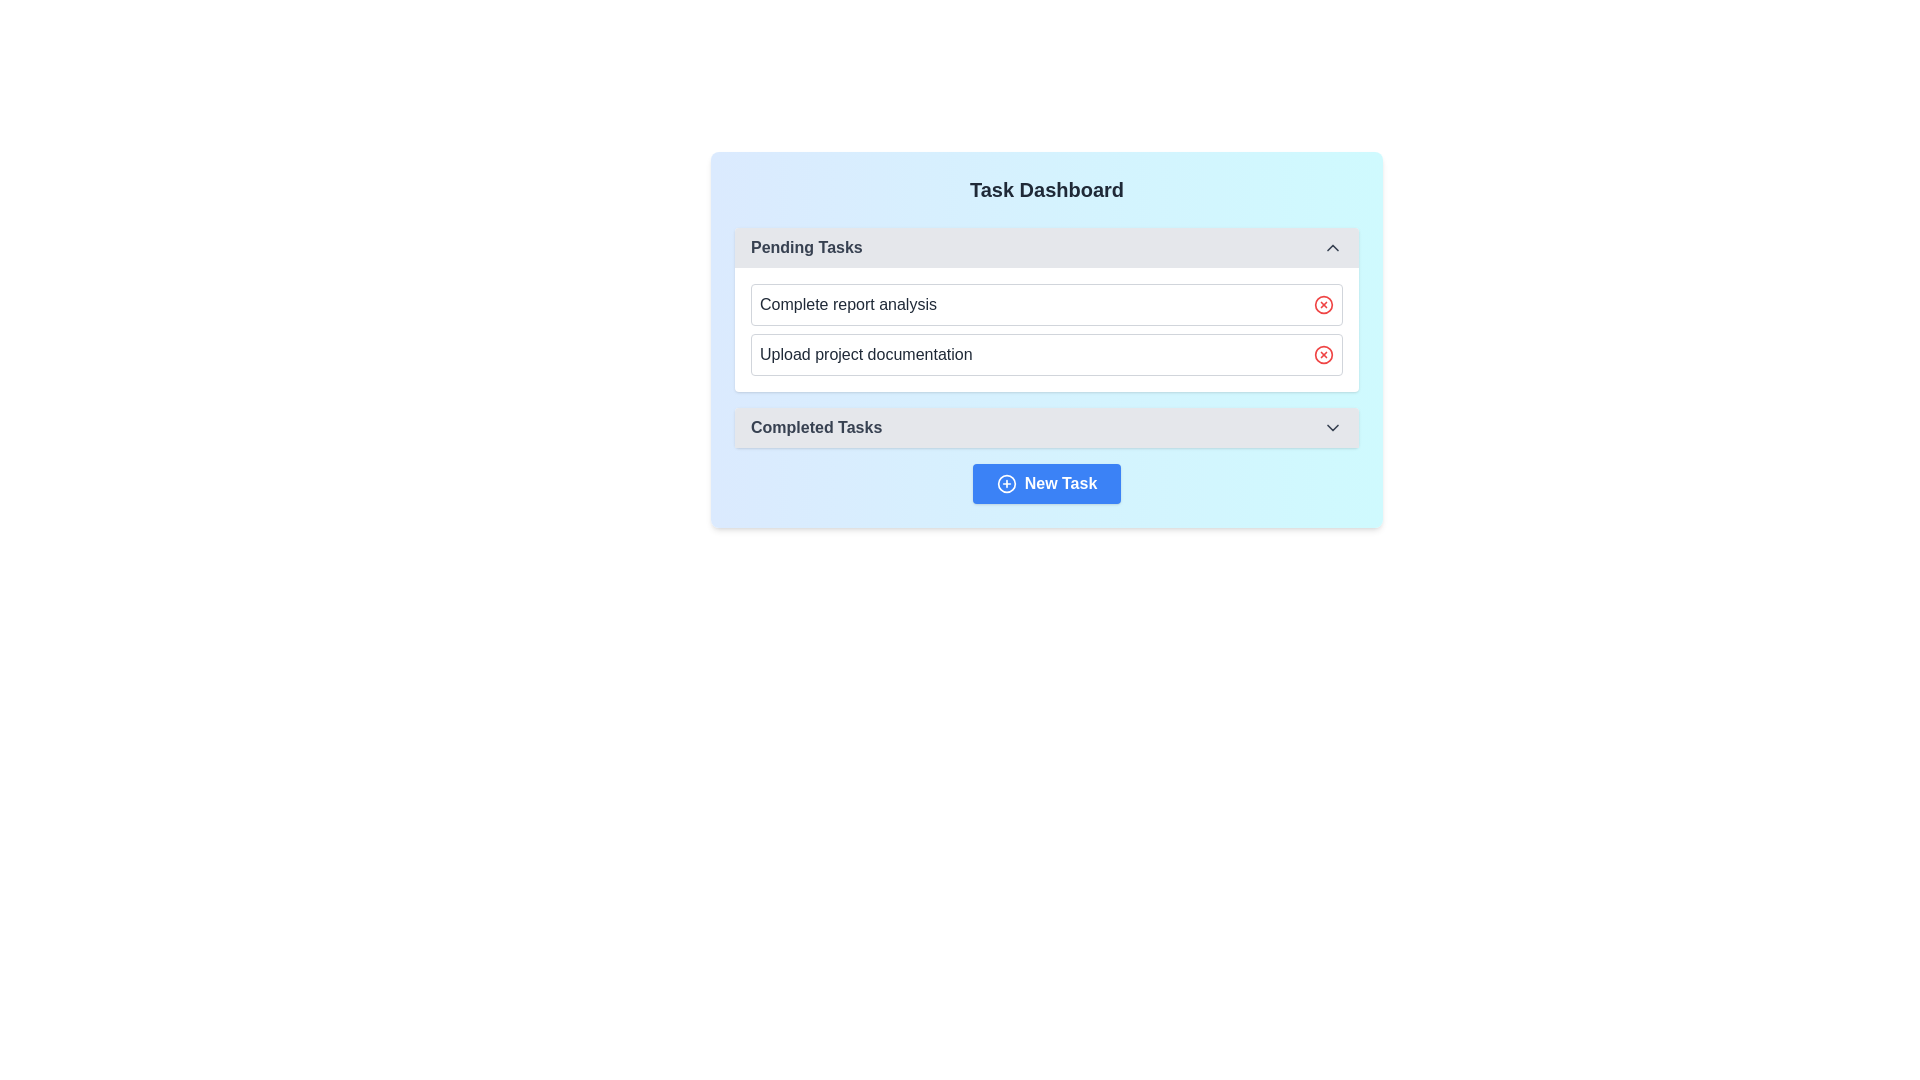  What do you see at coordinates (1045, 329) in the screenshot?
I see `the uppermost task 'Complete report analysis' for editing in the 'Pending Tasks' section of the 'Task Dashboard'` at bounding box center [1045, 329].